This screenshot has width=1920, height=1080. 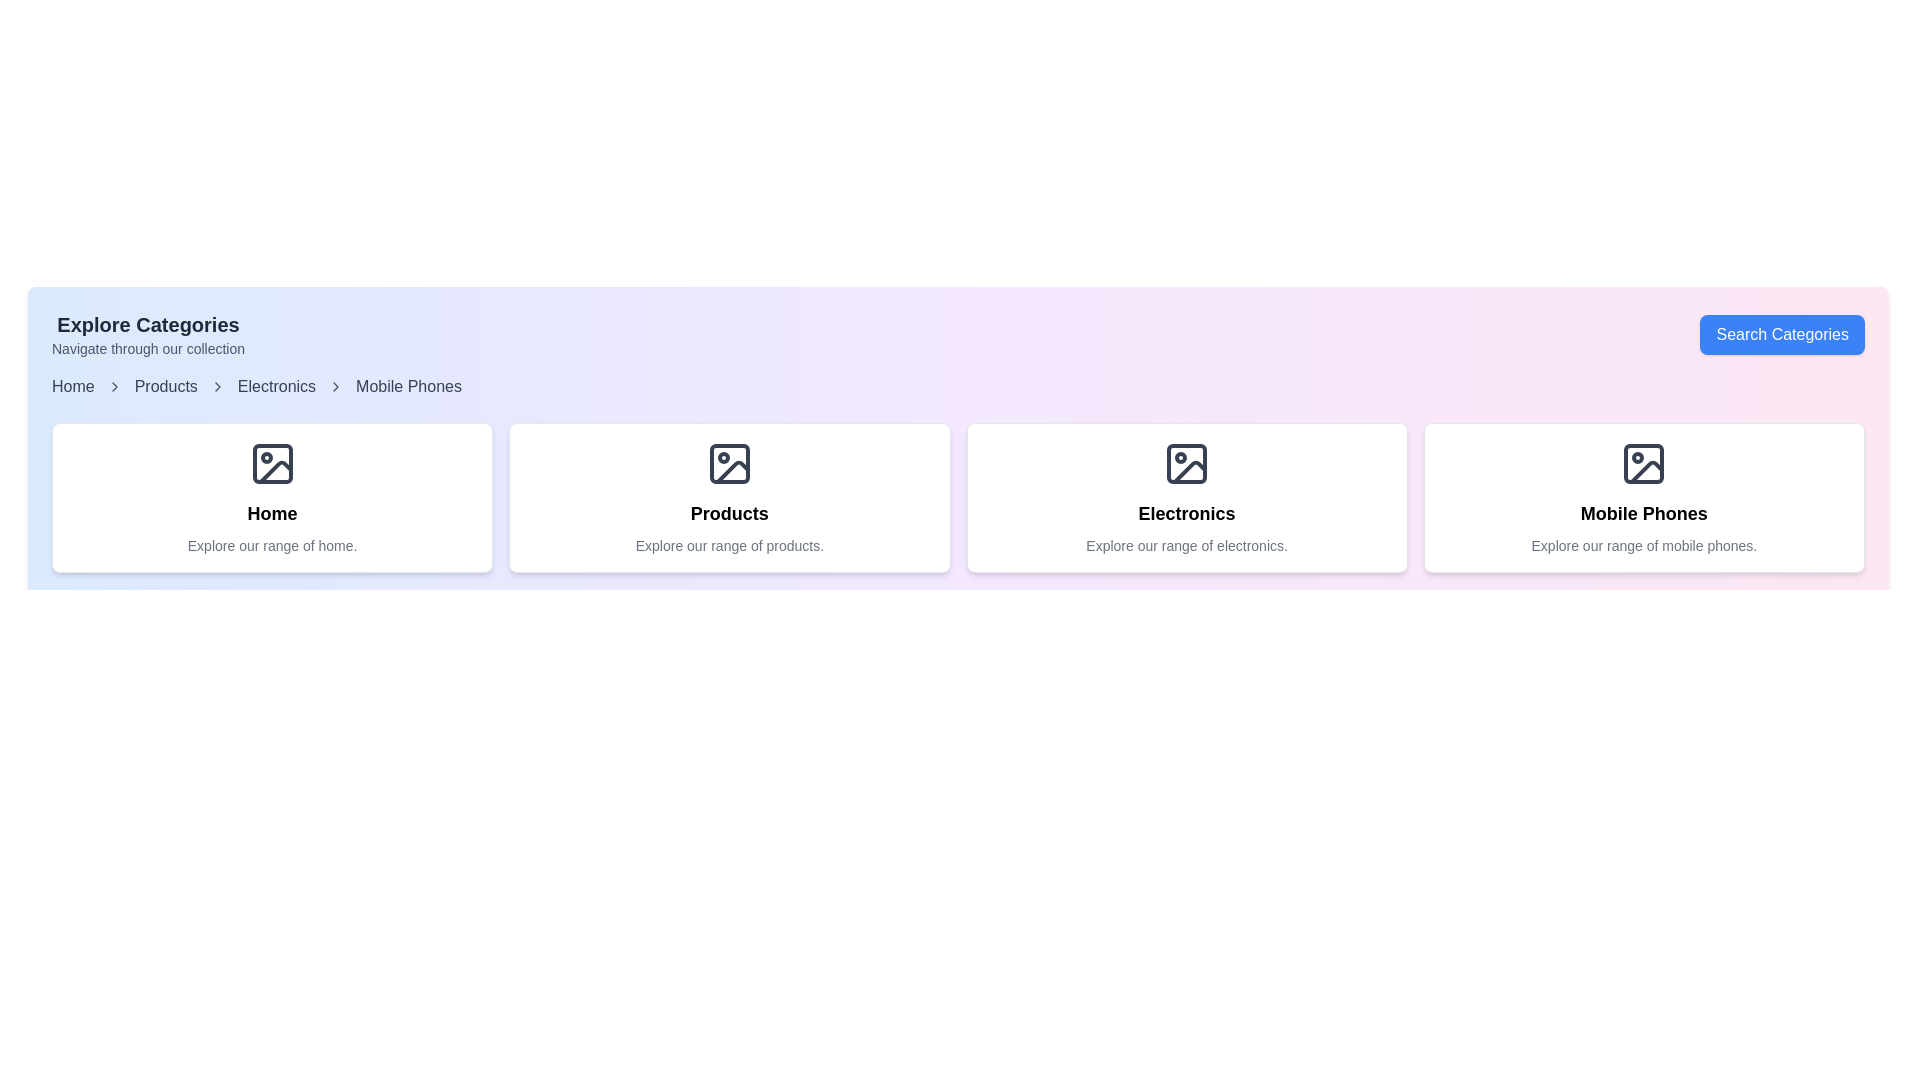 I want to click on the 'Mobile Phones' breadcrumb link in the navigation bar, so click(x=407, y=386).